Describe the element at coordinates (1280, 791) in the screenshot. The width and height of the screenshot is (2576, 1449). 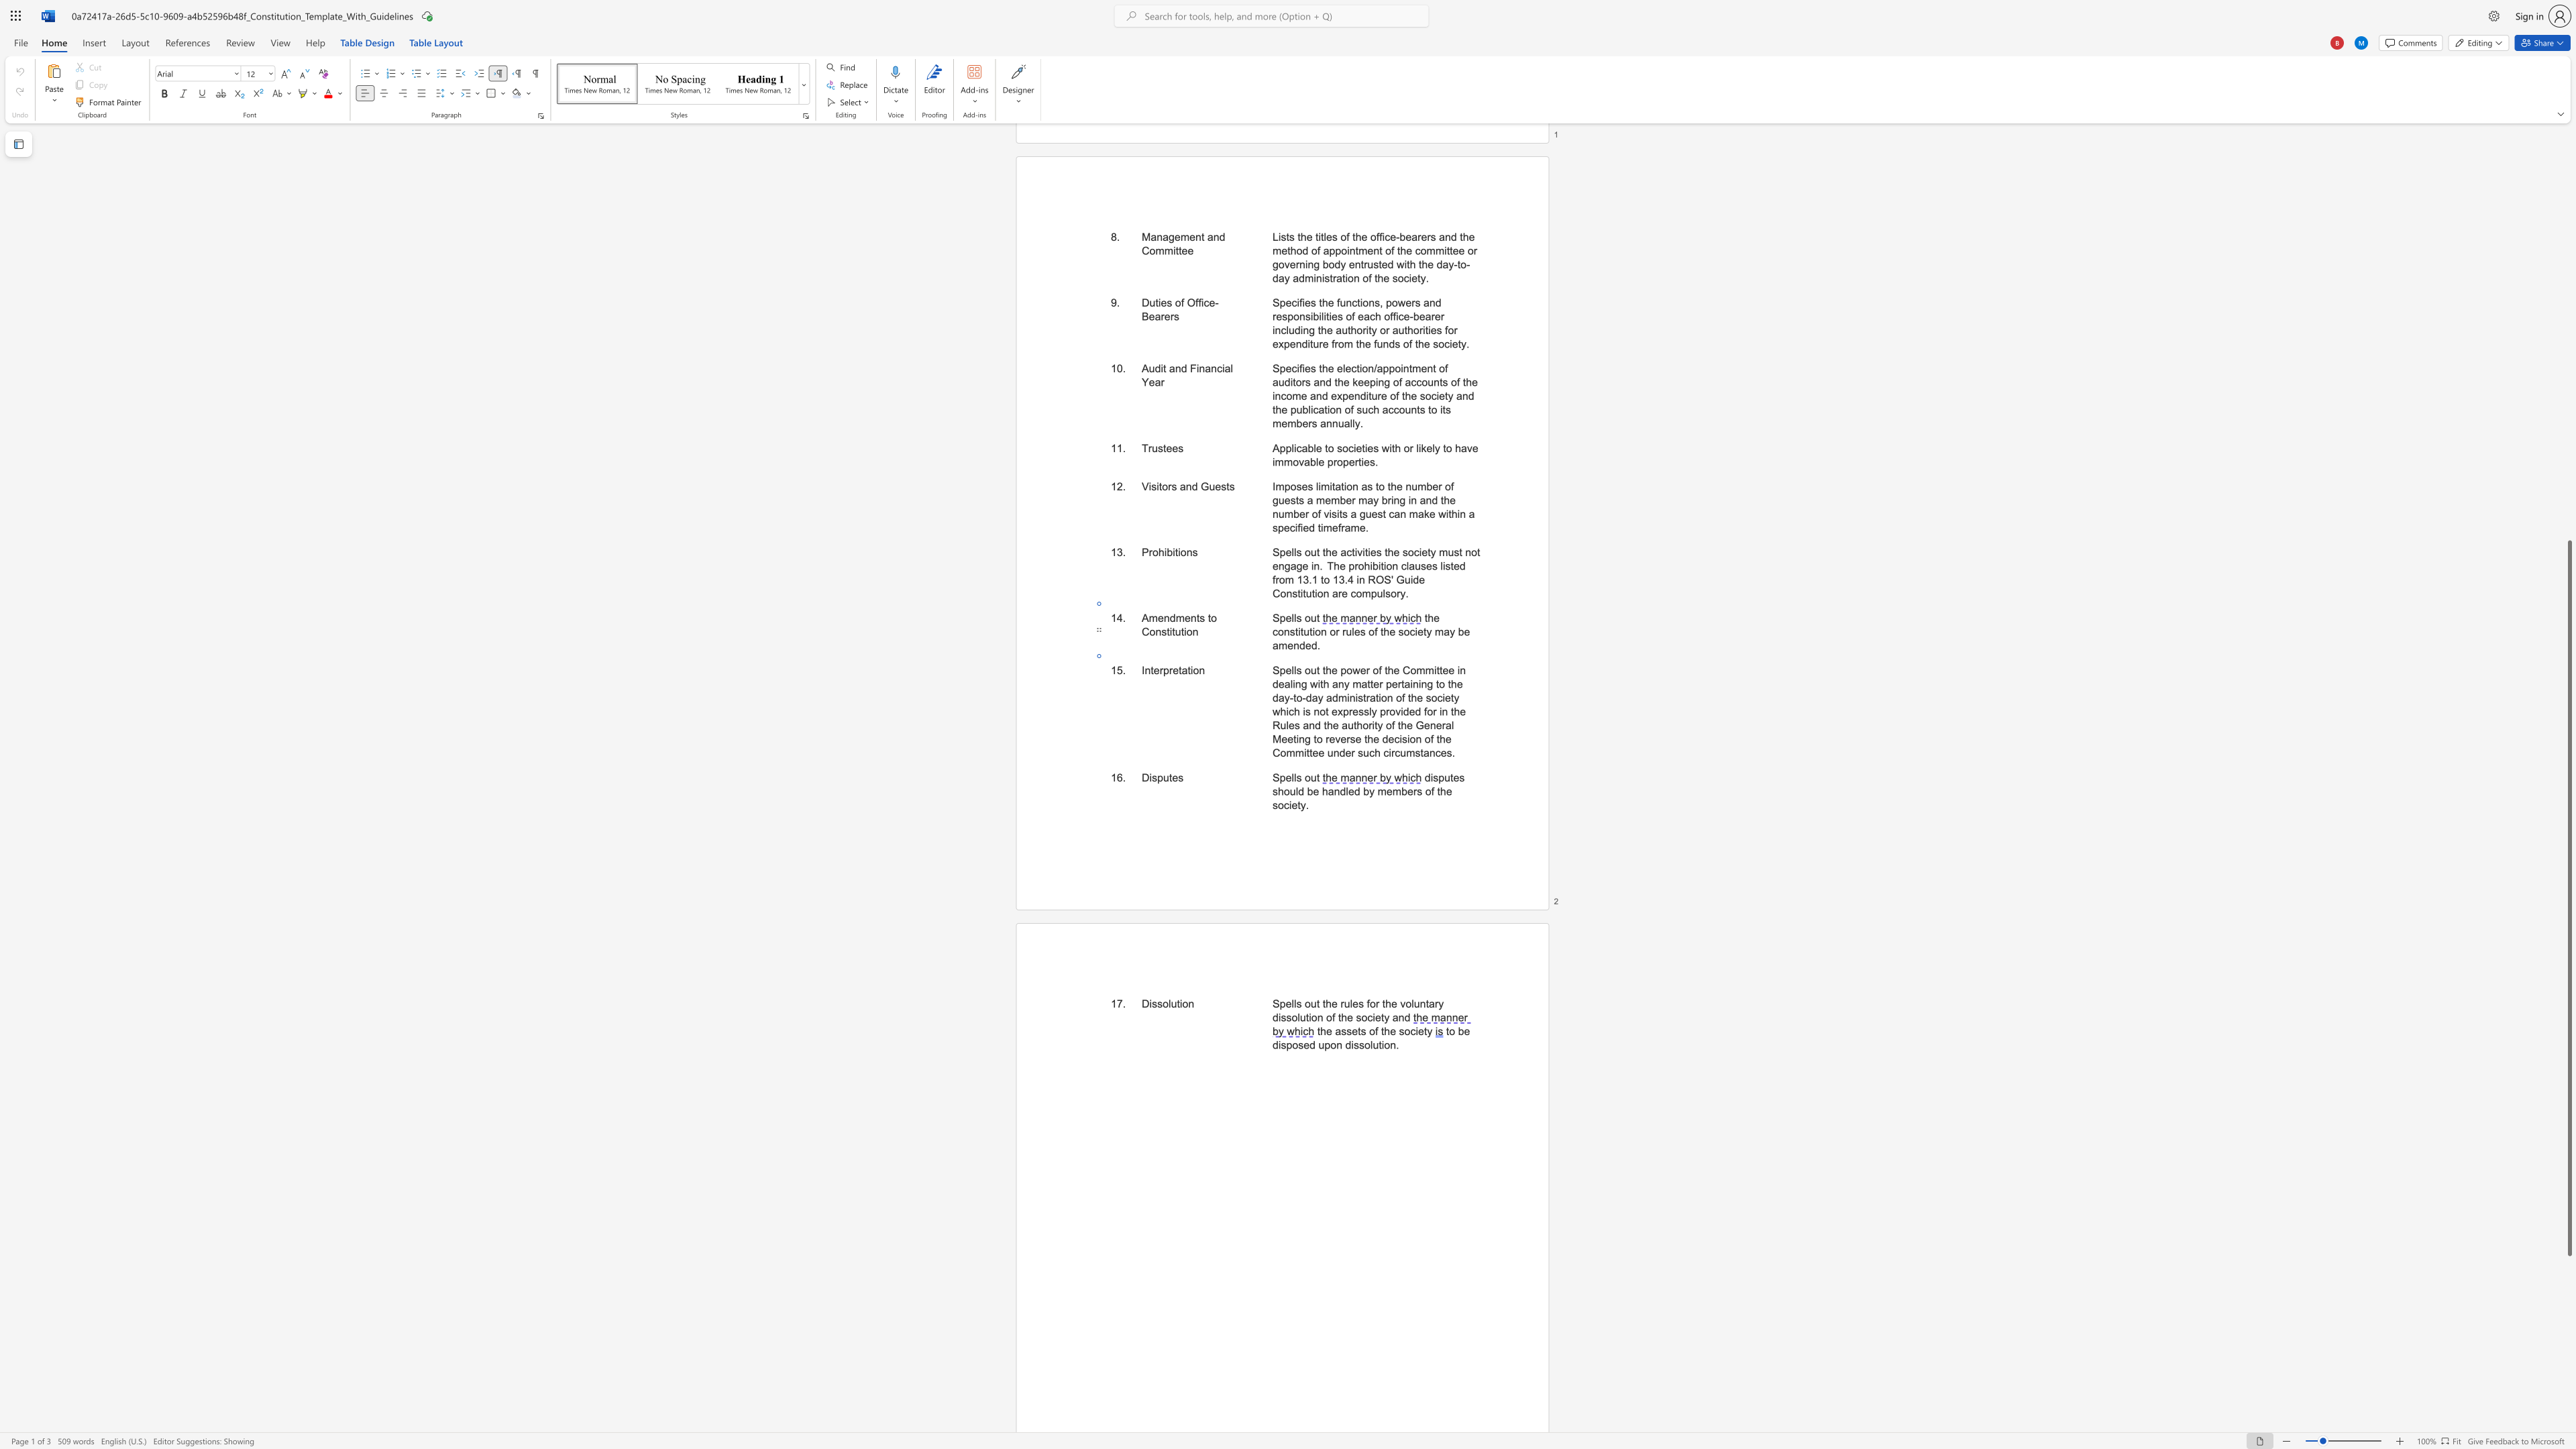
I see `the 1th character "h" in the text` at that location.